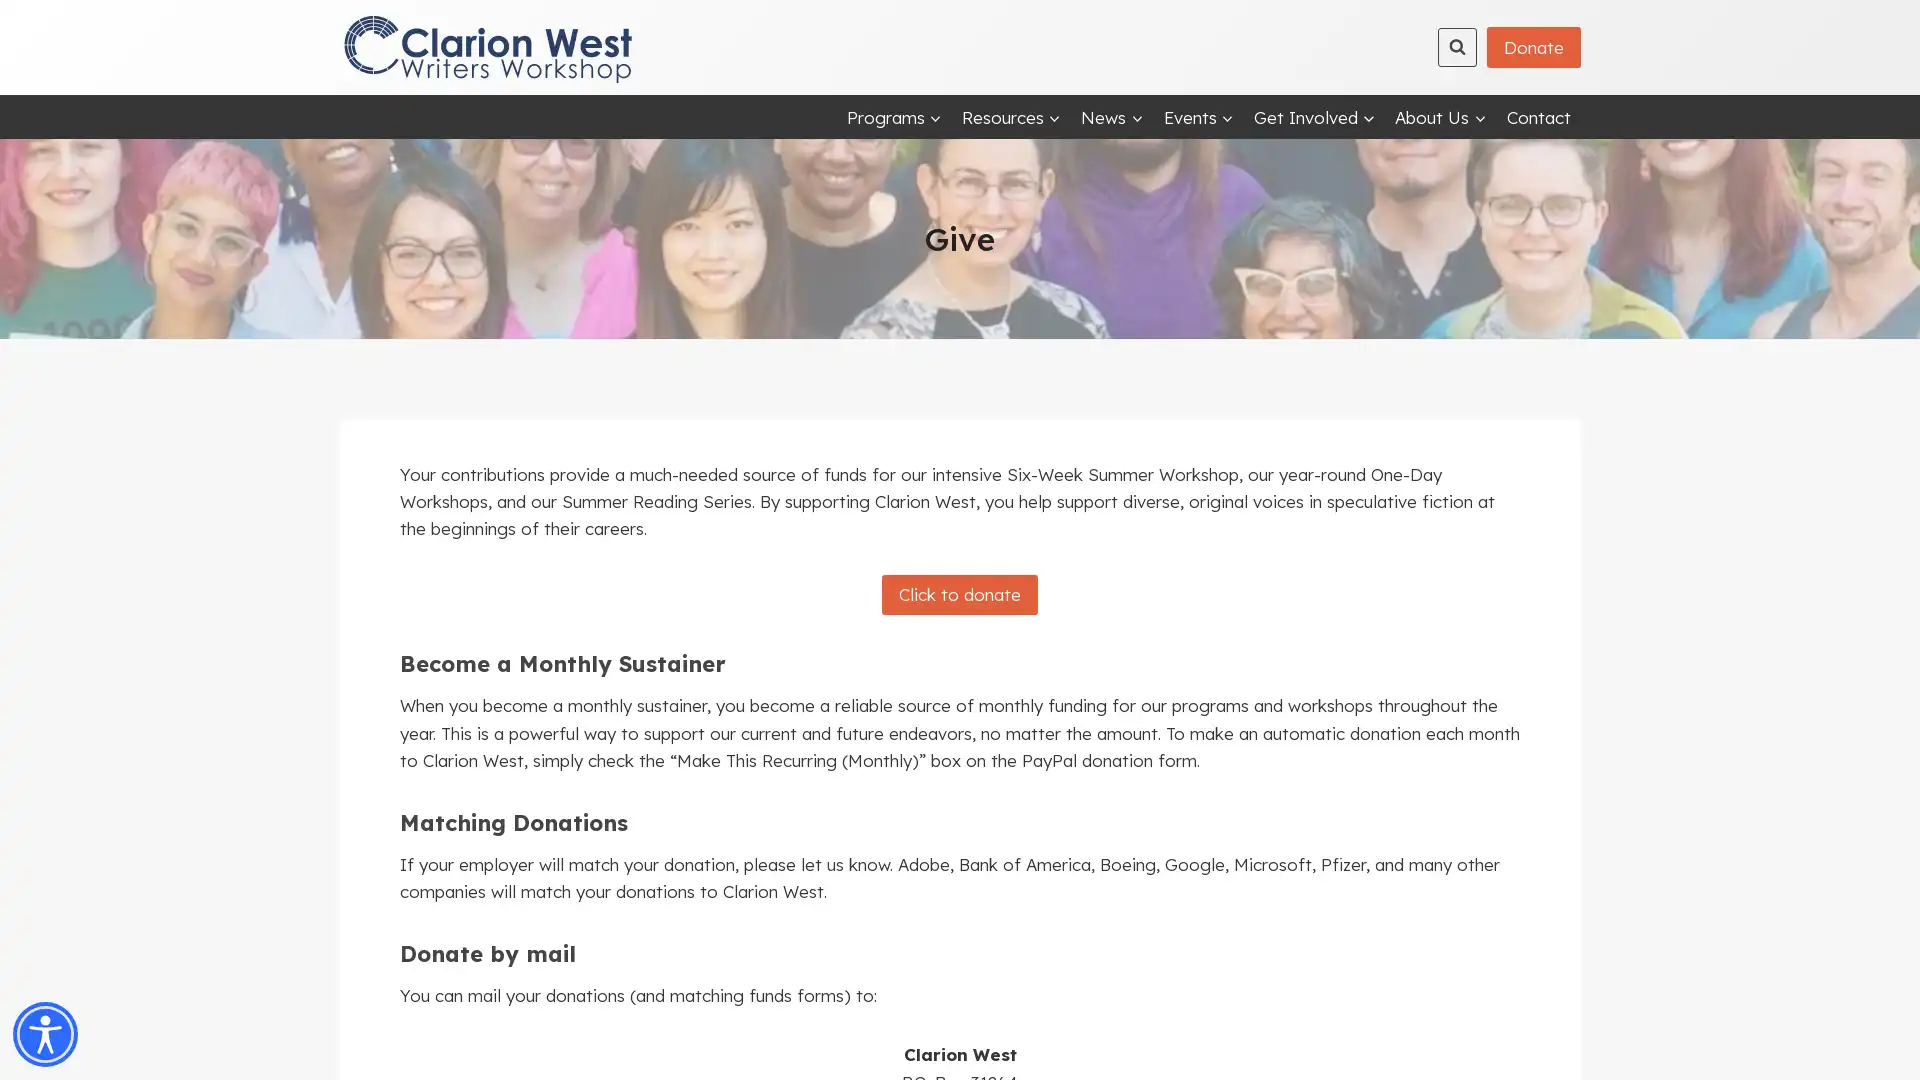 This screenshot has width=1920, height=1080. What do you see at coordinates (1457, 45) in the screenshot?
I see `View Search Form` at bounding box center [1457, 45].